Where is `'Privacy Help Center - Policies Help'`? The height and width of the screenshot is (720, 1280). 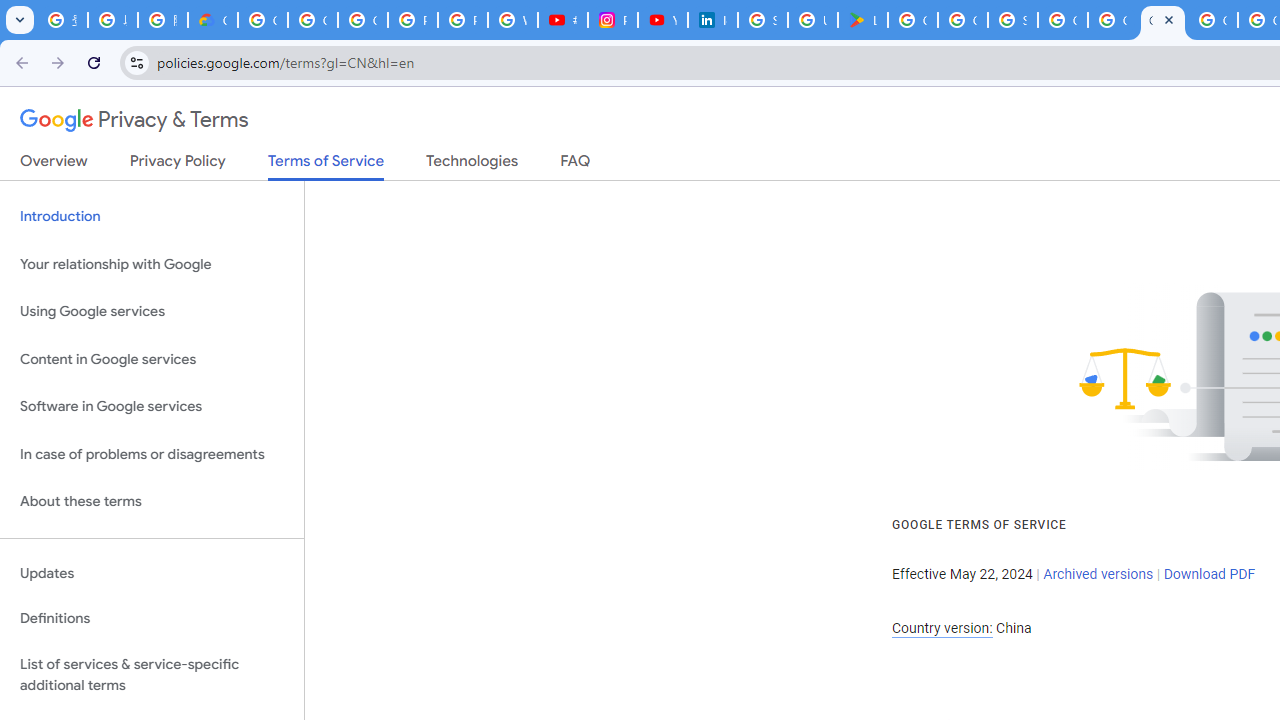
'Privacy Help Center - Policies Help' is located at coordinates (461, 20).